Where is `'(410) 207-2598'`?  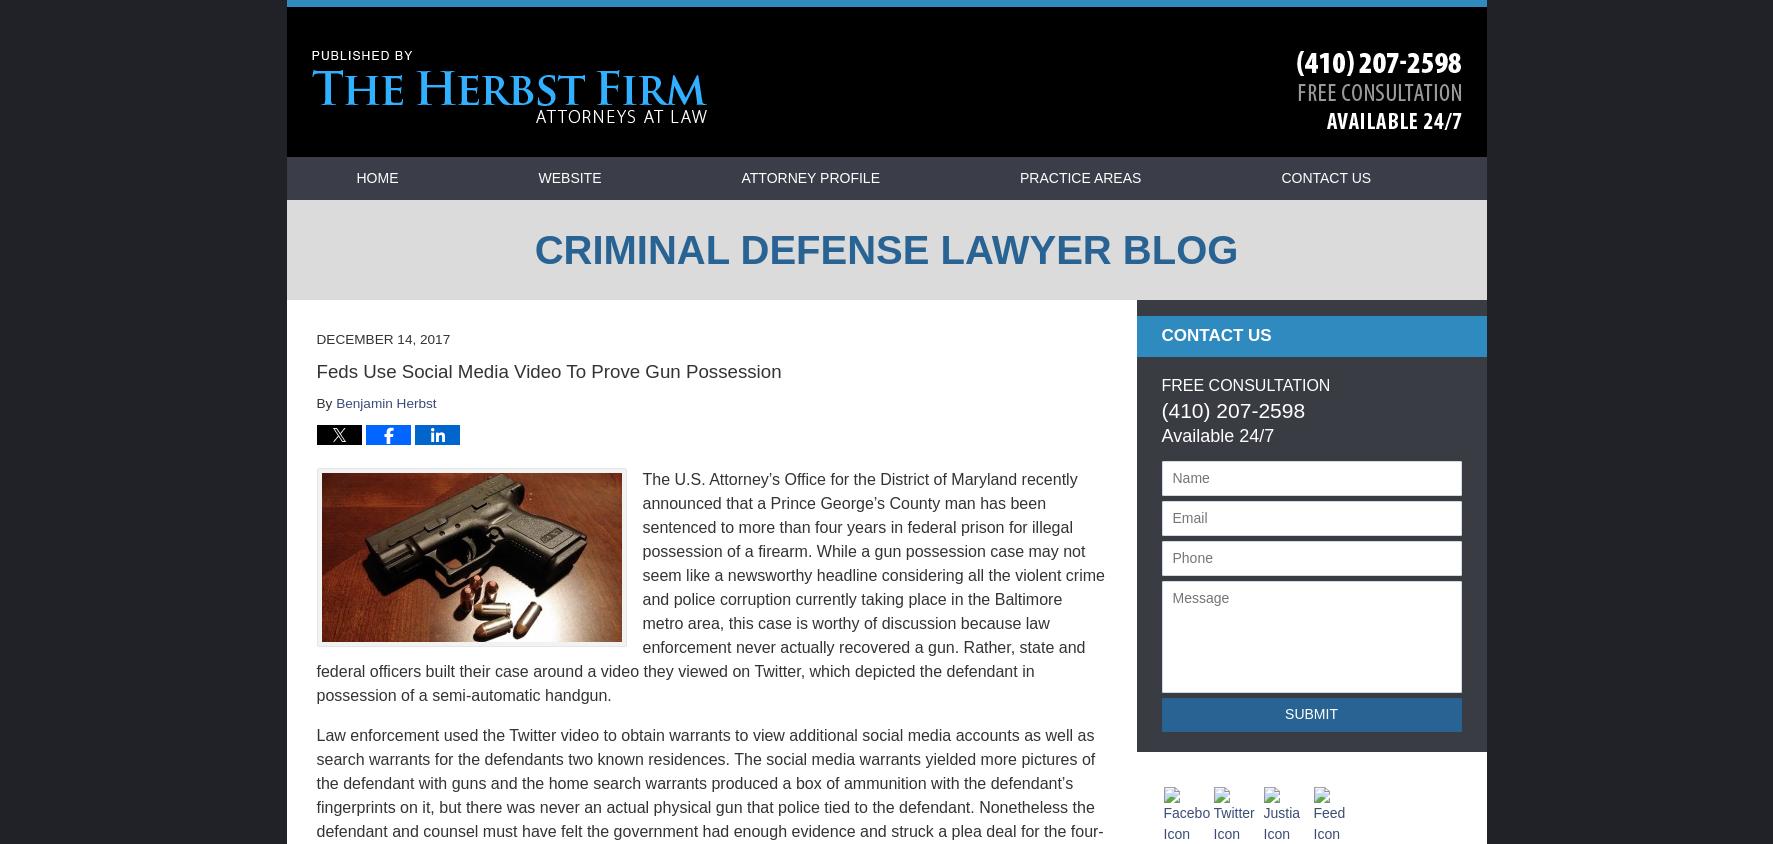 '(410) 207-2598' is located at coordinates (1231, 410).